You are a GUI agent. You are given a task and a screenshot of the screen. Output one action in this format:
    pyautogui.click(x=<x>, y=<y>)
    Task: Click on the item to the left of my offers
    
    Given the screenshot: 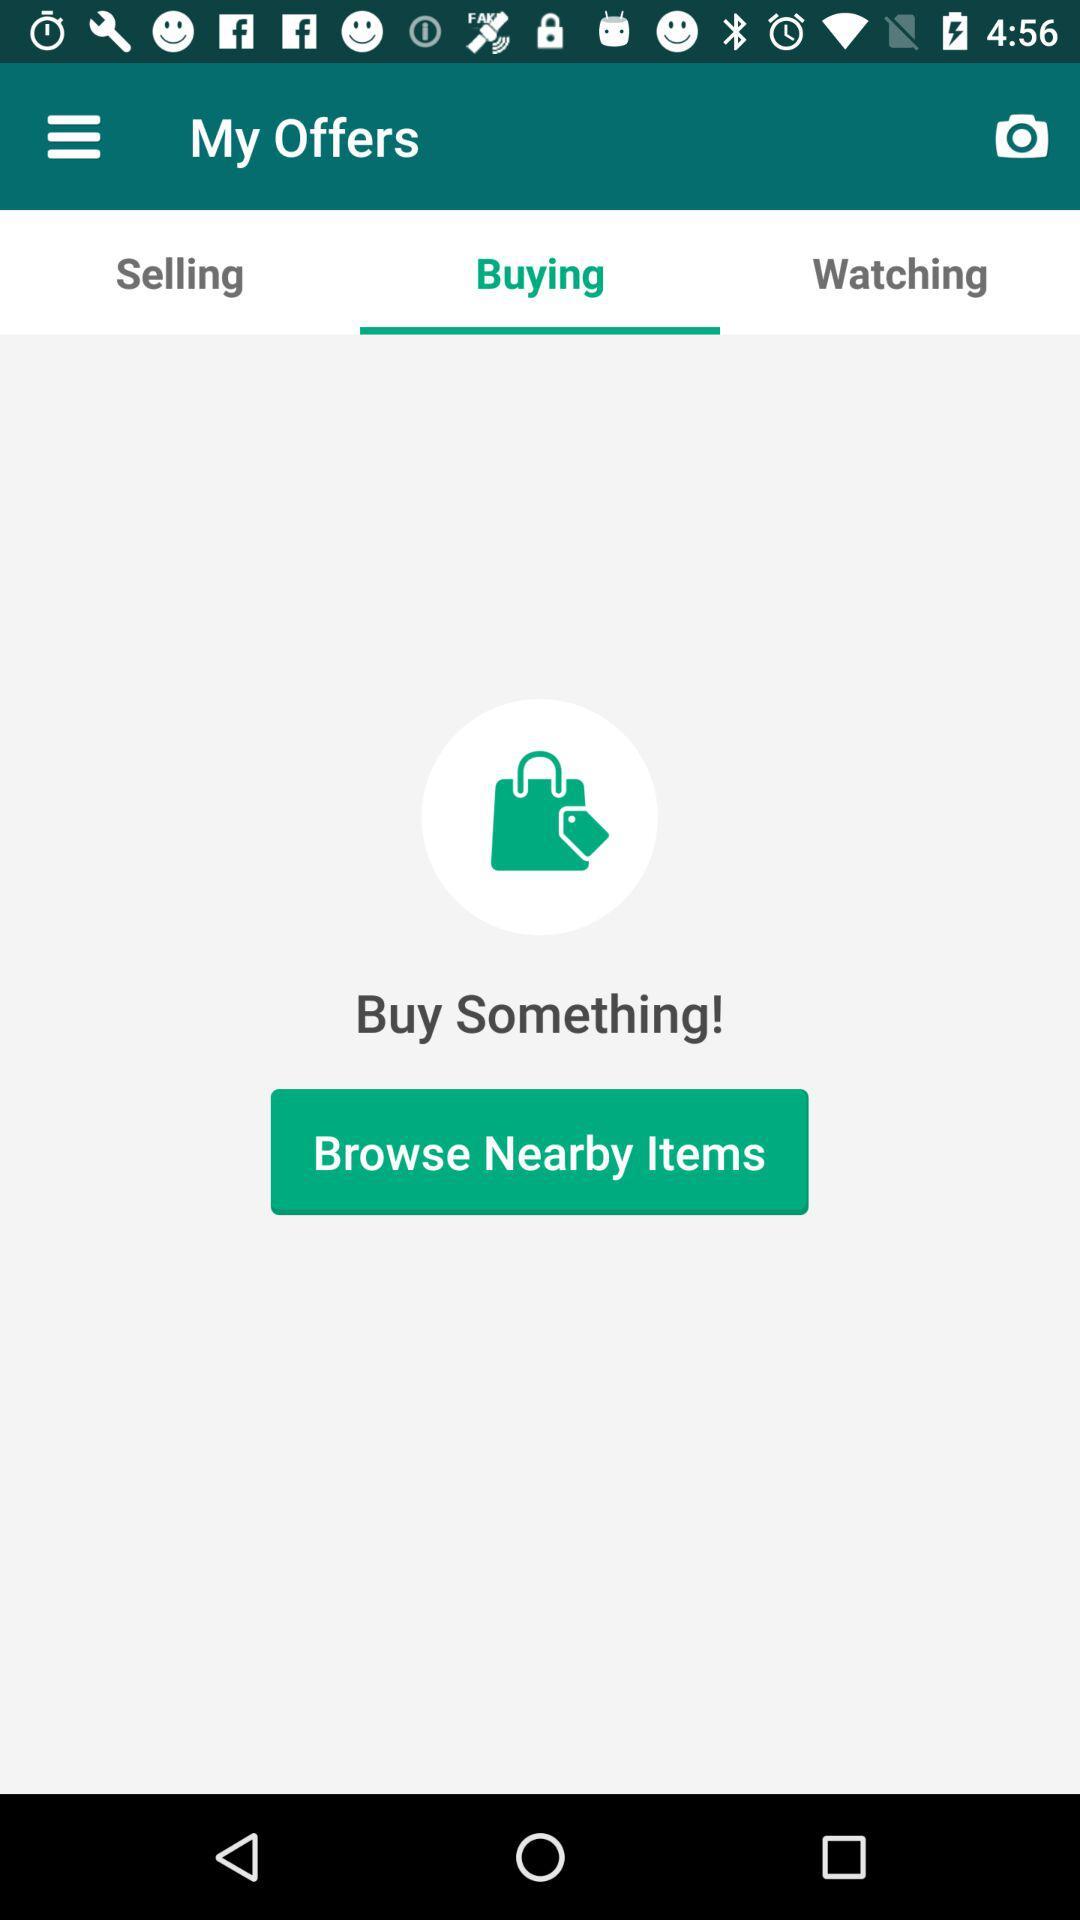 What is the action you would take?
    pyautogui.click(x=72, y=135)
    